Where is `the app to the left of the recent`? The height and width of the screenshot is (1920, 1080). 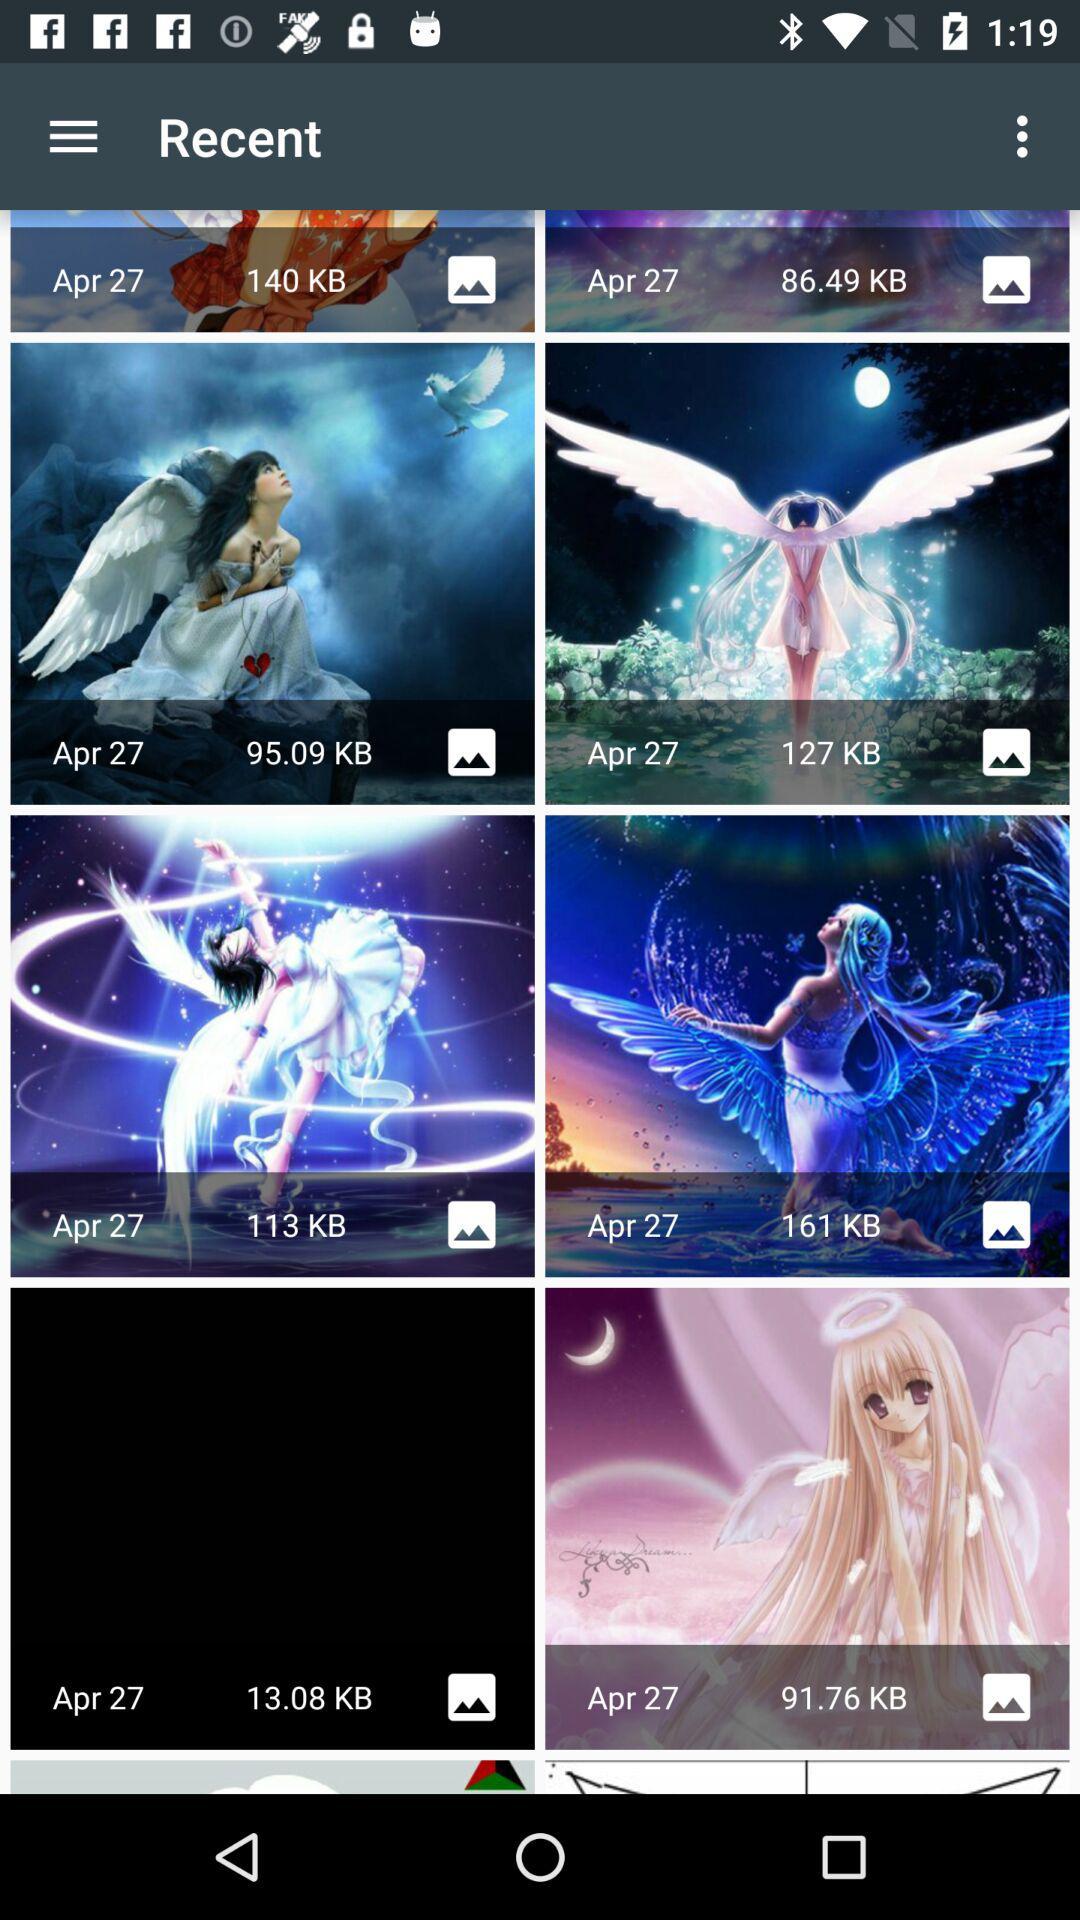
the app to the left of the recent is located at coordinates (72, 135).